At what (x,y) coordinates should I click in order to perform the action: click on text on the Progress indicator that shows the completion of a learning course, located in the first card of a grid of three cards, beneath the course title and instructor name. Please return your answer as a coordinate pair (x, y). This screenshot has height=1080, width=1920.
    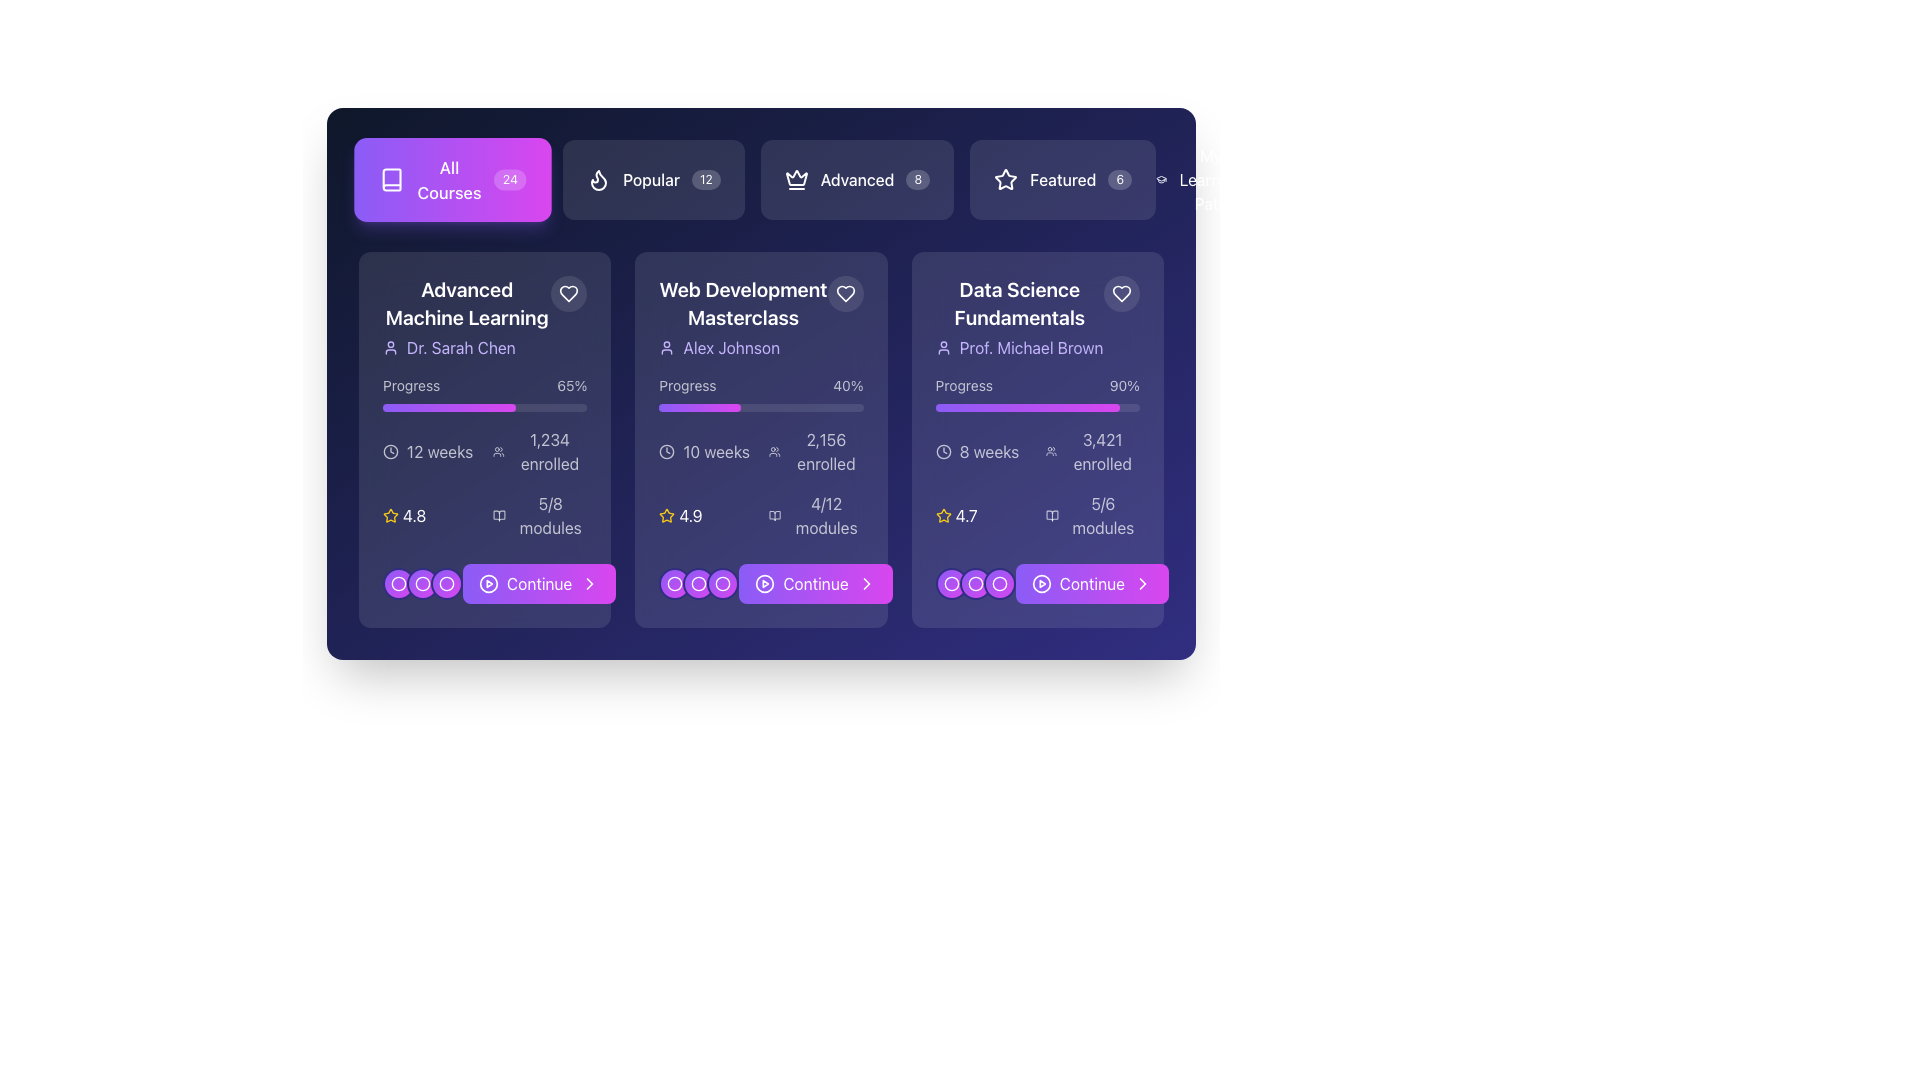
    Looking at the image, I should click on (485, 393).